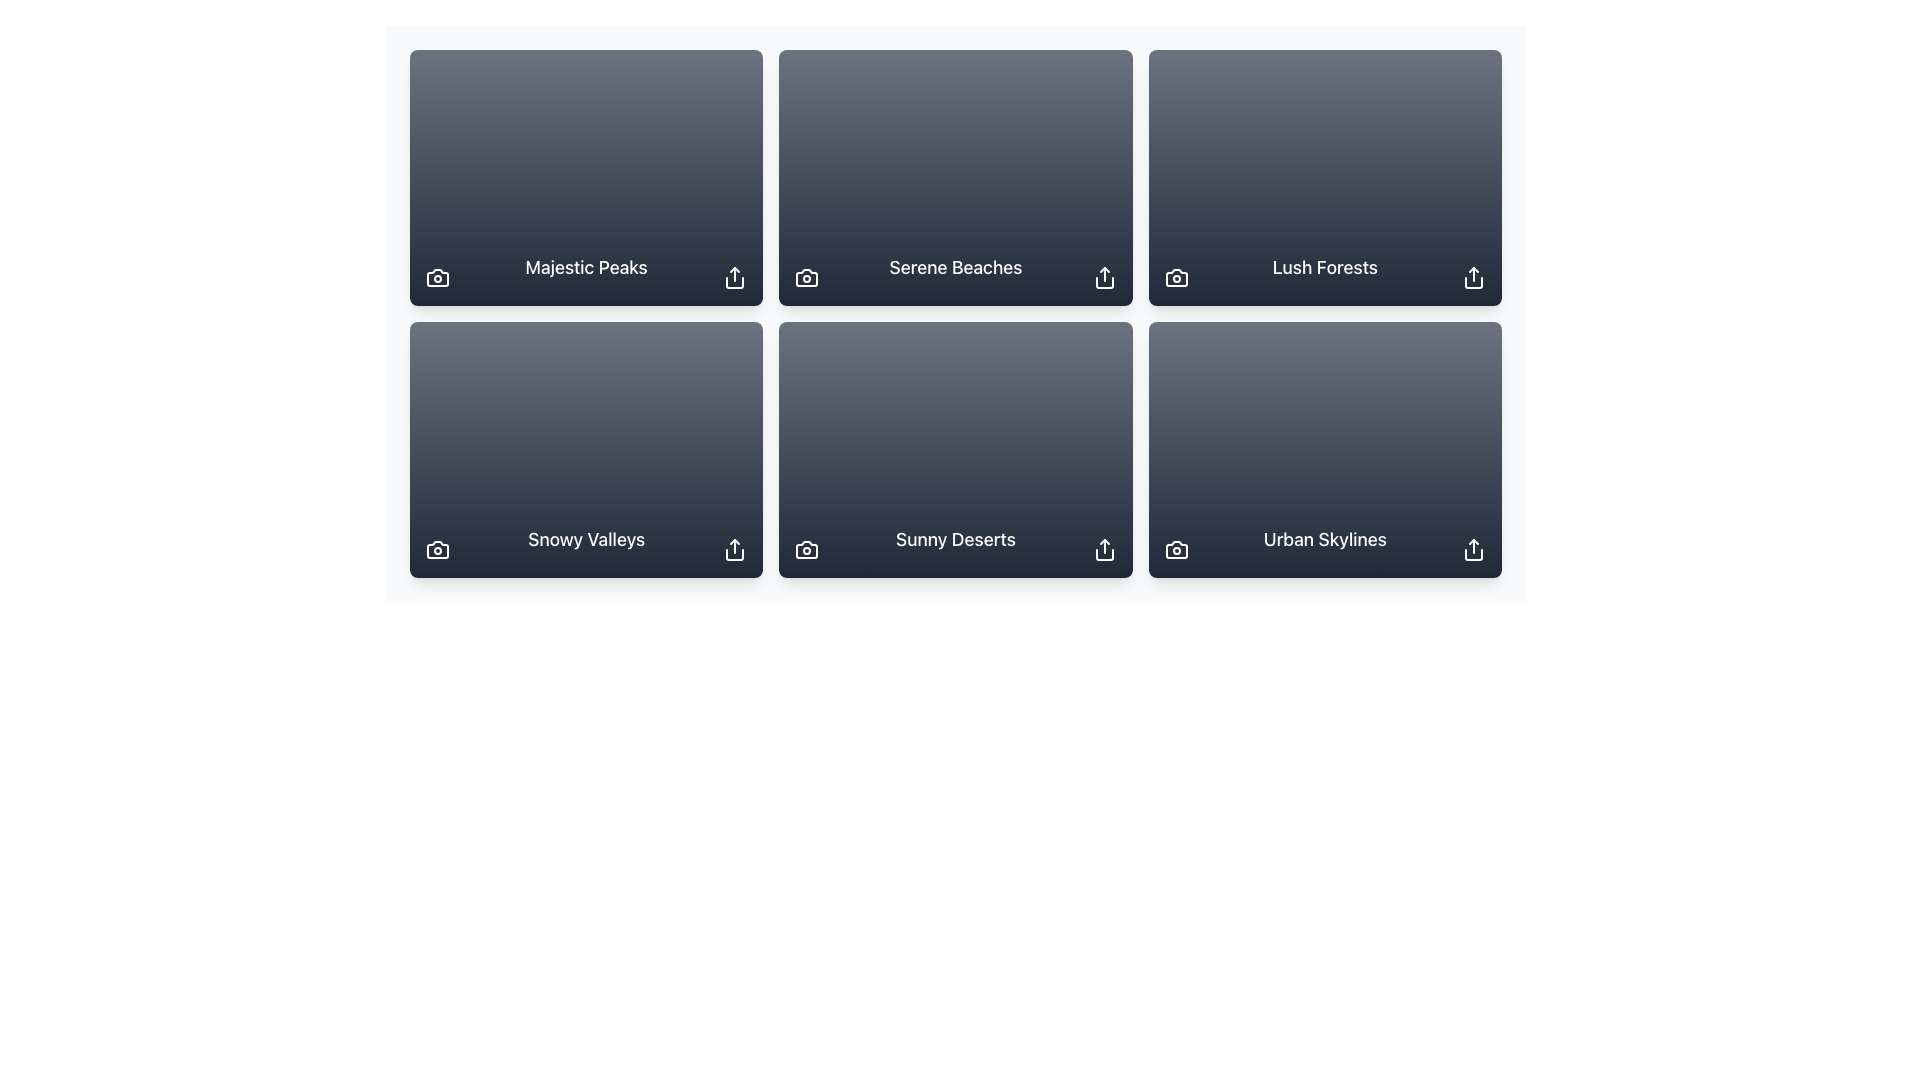 Image resolution: width=1920 pixels, height=1080 pixels. Describe the element at coordinates (1325, 266) in the screenshot. I see `text of the descriptive title label located in the upper-right card of a grid, centered in the third column of the first row` at that location.